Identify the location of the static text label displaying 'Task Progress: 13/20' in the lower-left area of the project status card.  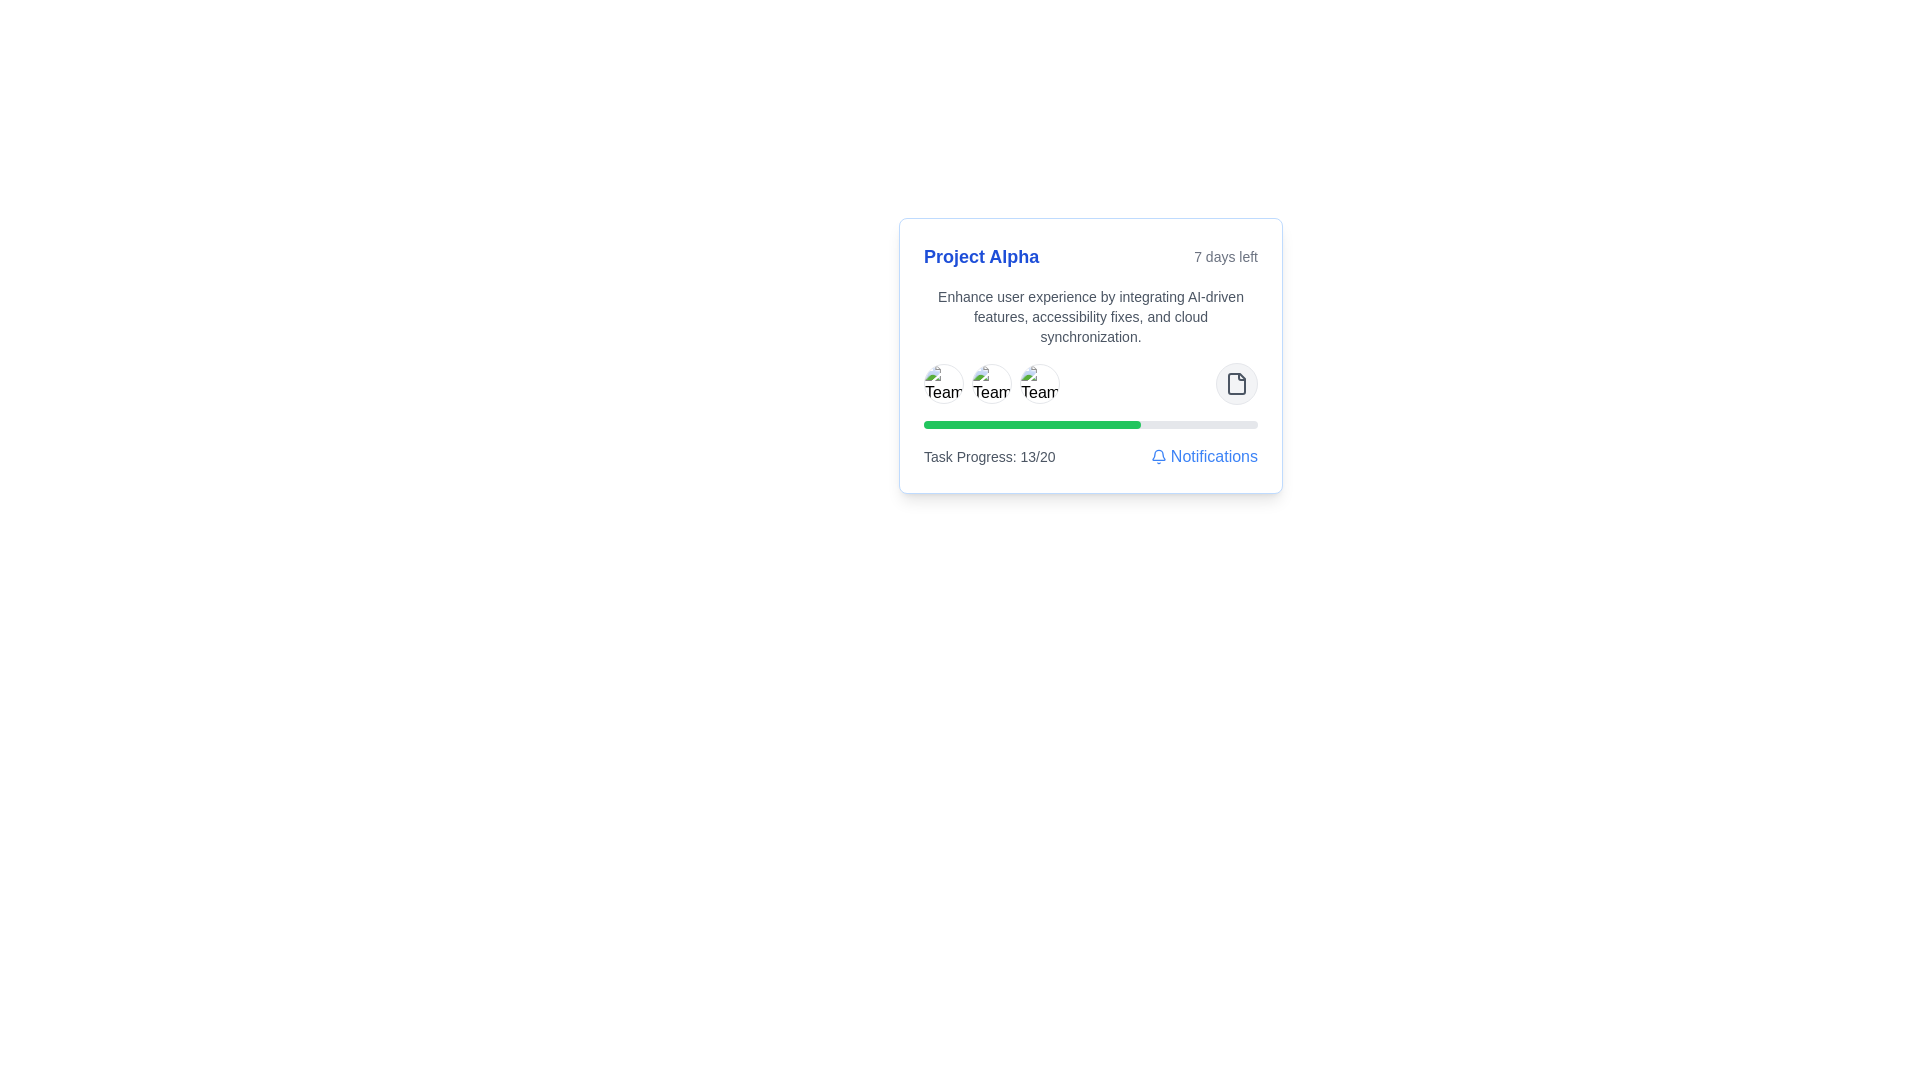
(989, 456).